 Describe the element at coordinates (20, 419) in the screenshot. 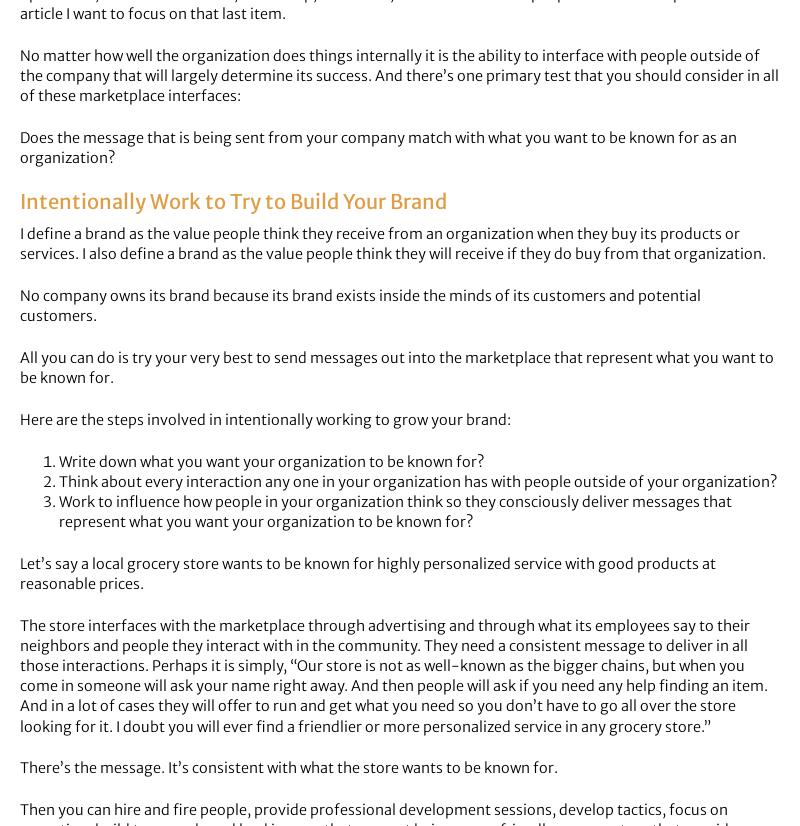

I see `'Here are the steps involved in intentionally working to grow your brand:'` at that location.